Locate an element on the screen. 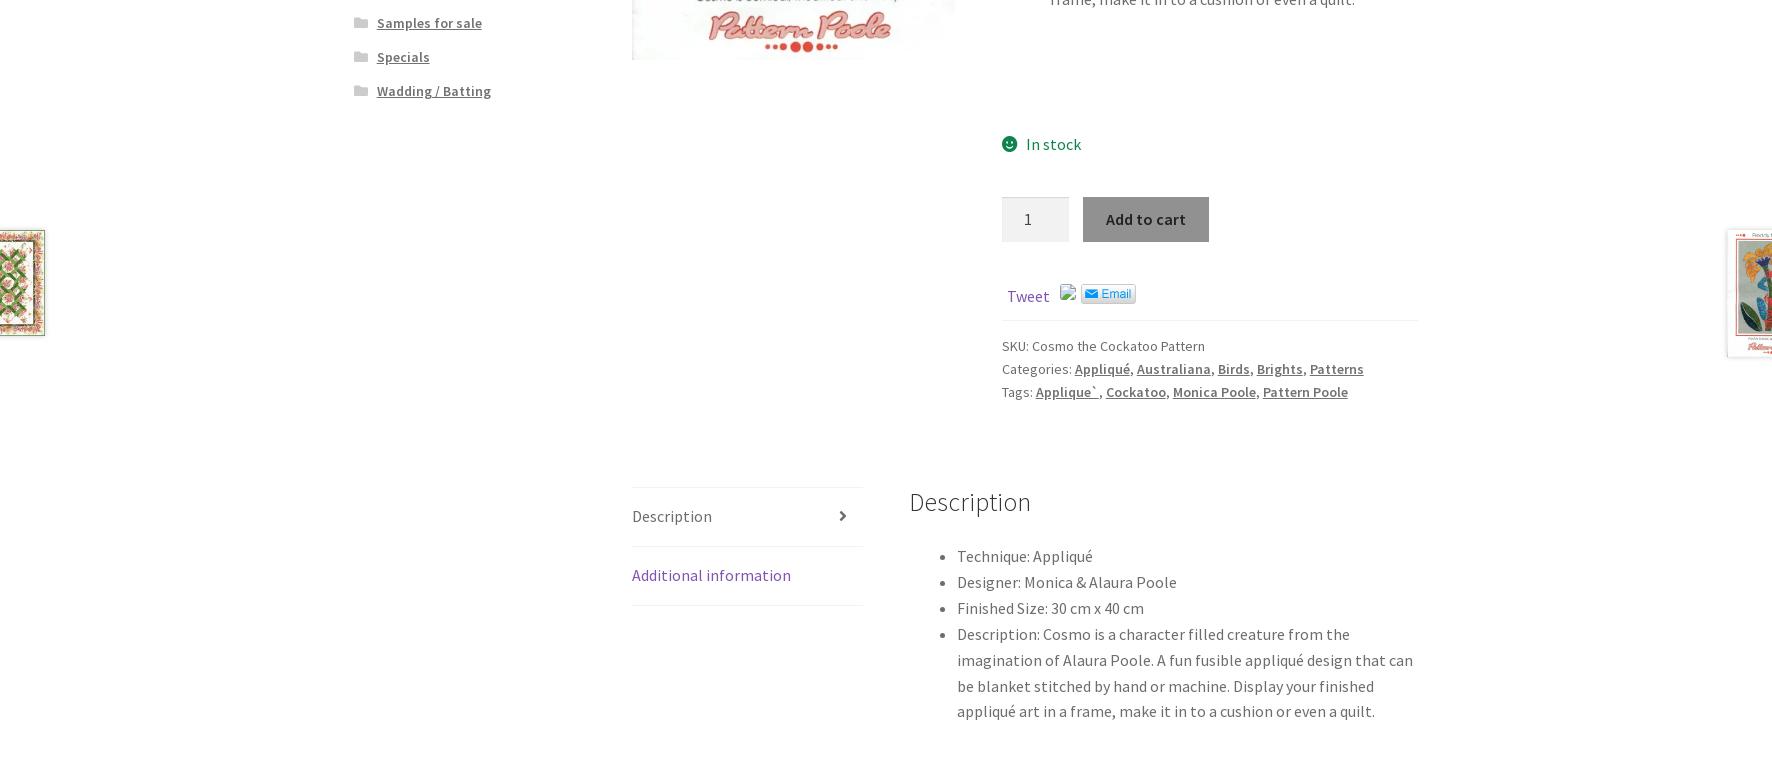 The width and height of the screenshot is (1772, 770). 'Technique: Appliqué' is located at coordinates (1024, 556).